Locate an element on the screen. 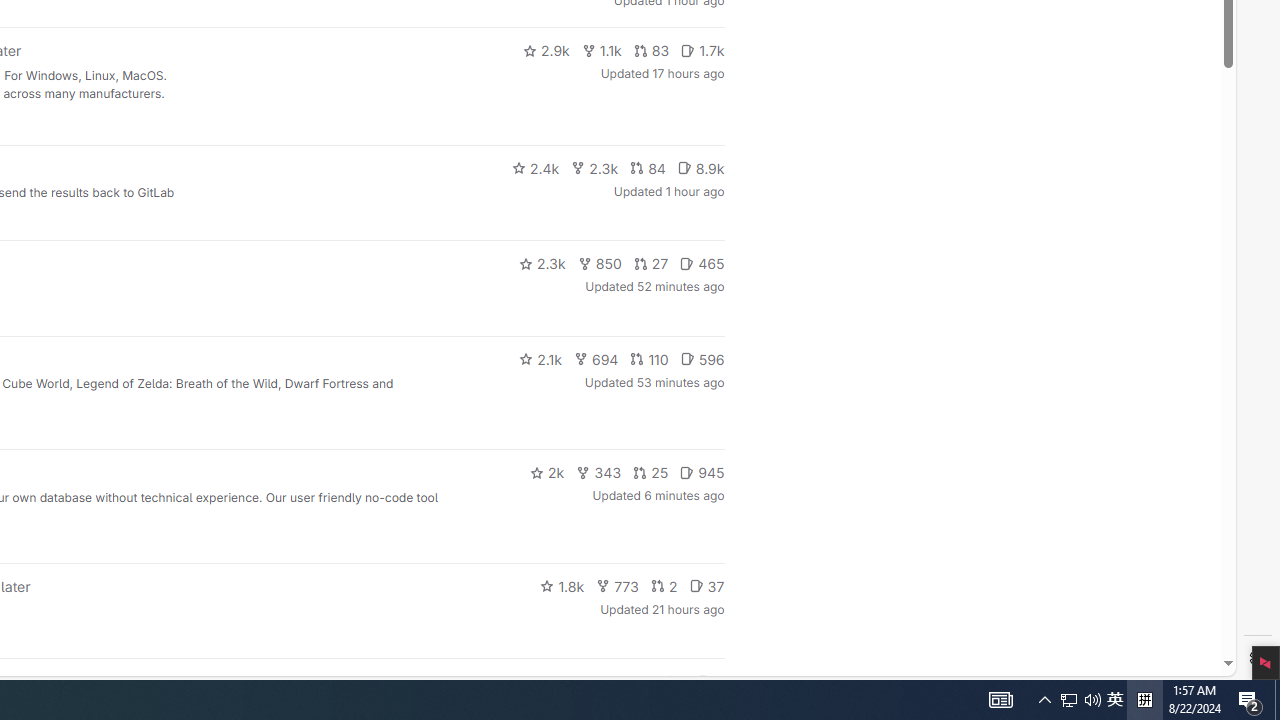 This screenshot has height=720, width=1280. '25' is located at coordinates (651, 473).